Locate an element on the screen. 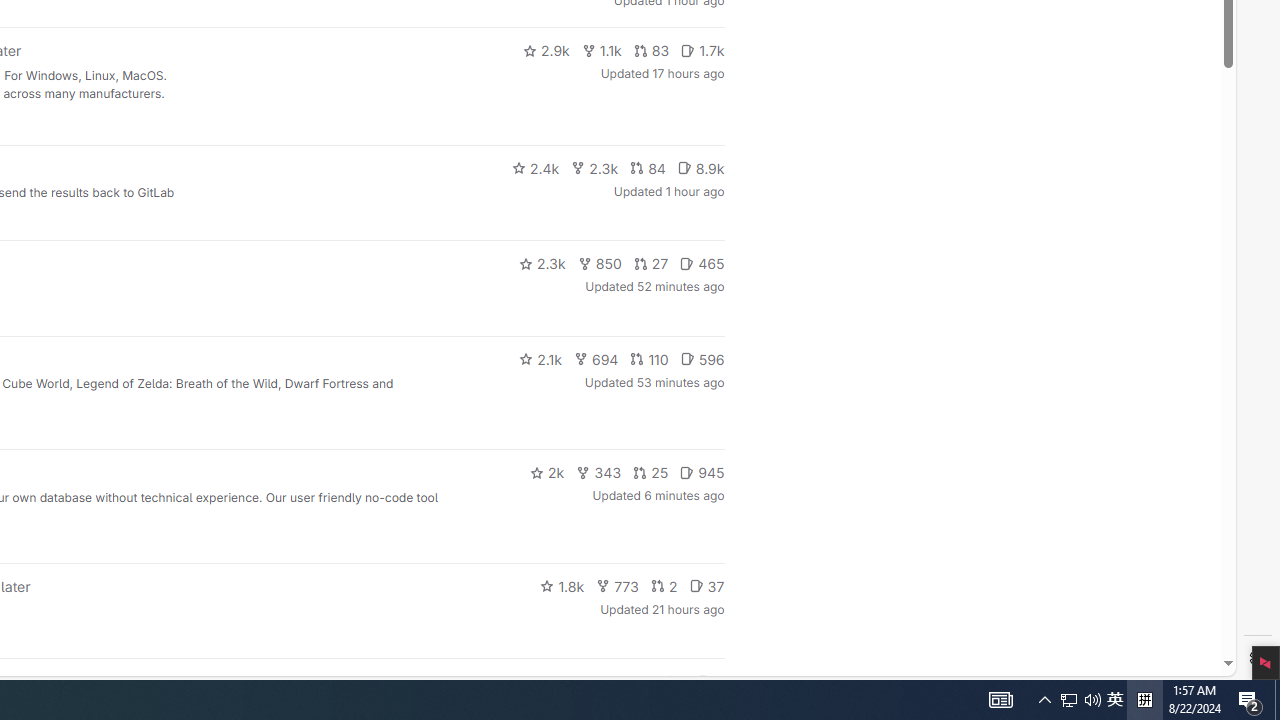 This screenshot has height=720, width=1280. '25' is located at coordinates (651, 473).